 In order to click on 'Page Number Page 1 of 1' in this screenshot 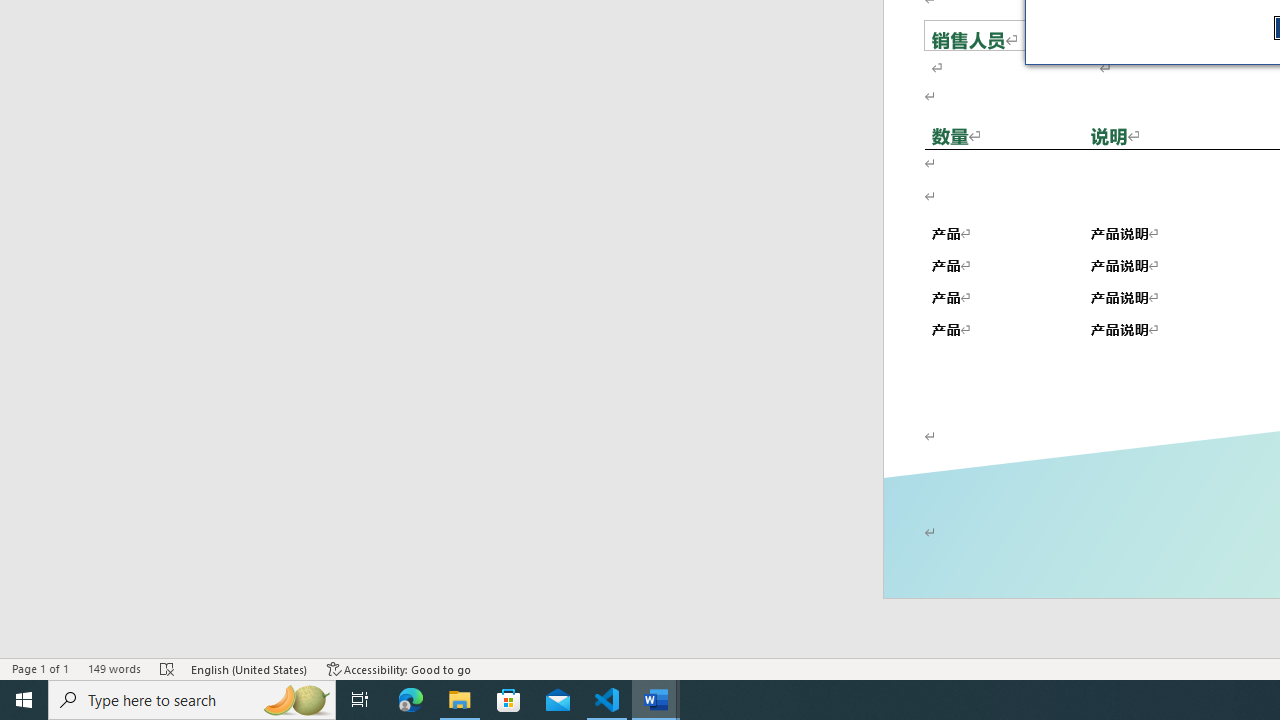, I will do `click(40, 669)`.